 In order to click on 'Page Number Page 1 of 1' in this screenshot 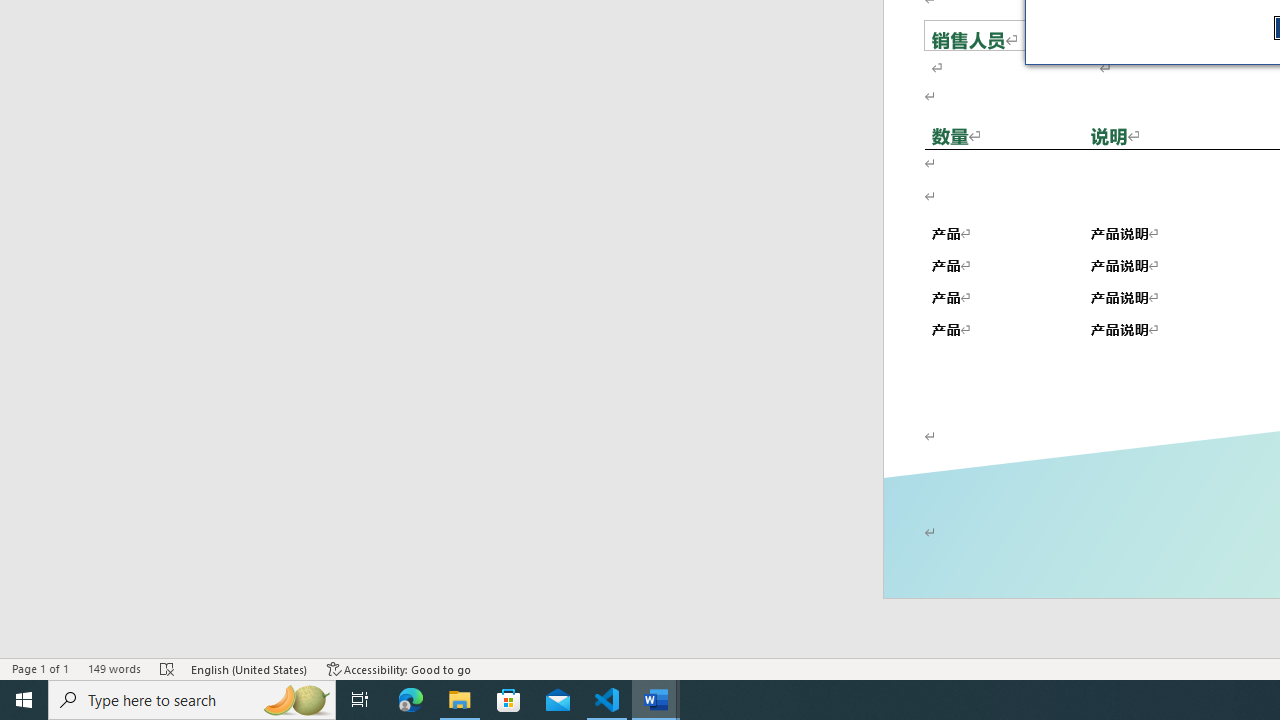, I will do `click(40, 669)`.